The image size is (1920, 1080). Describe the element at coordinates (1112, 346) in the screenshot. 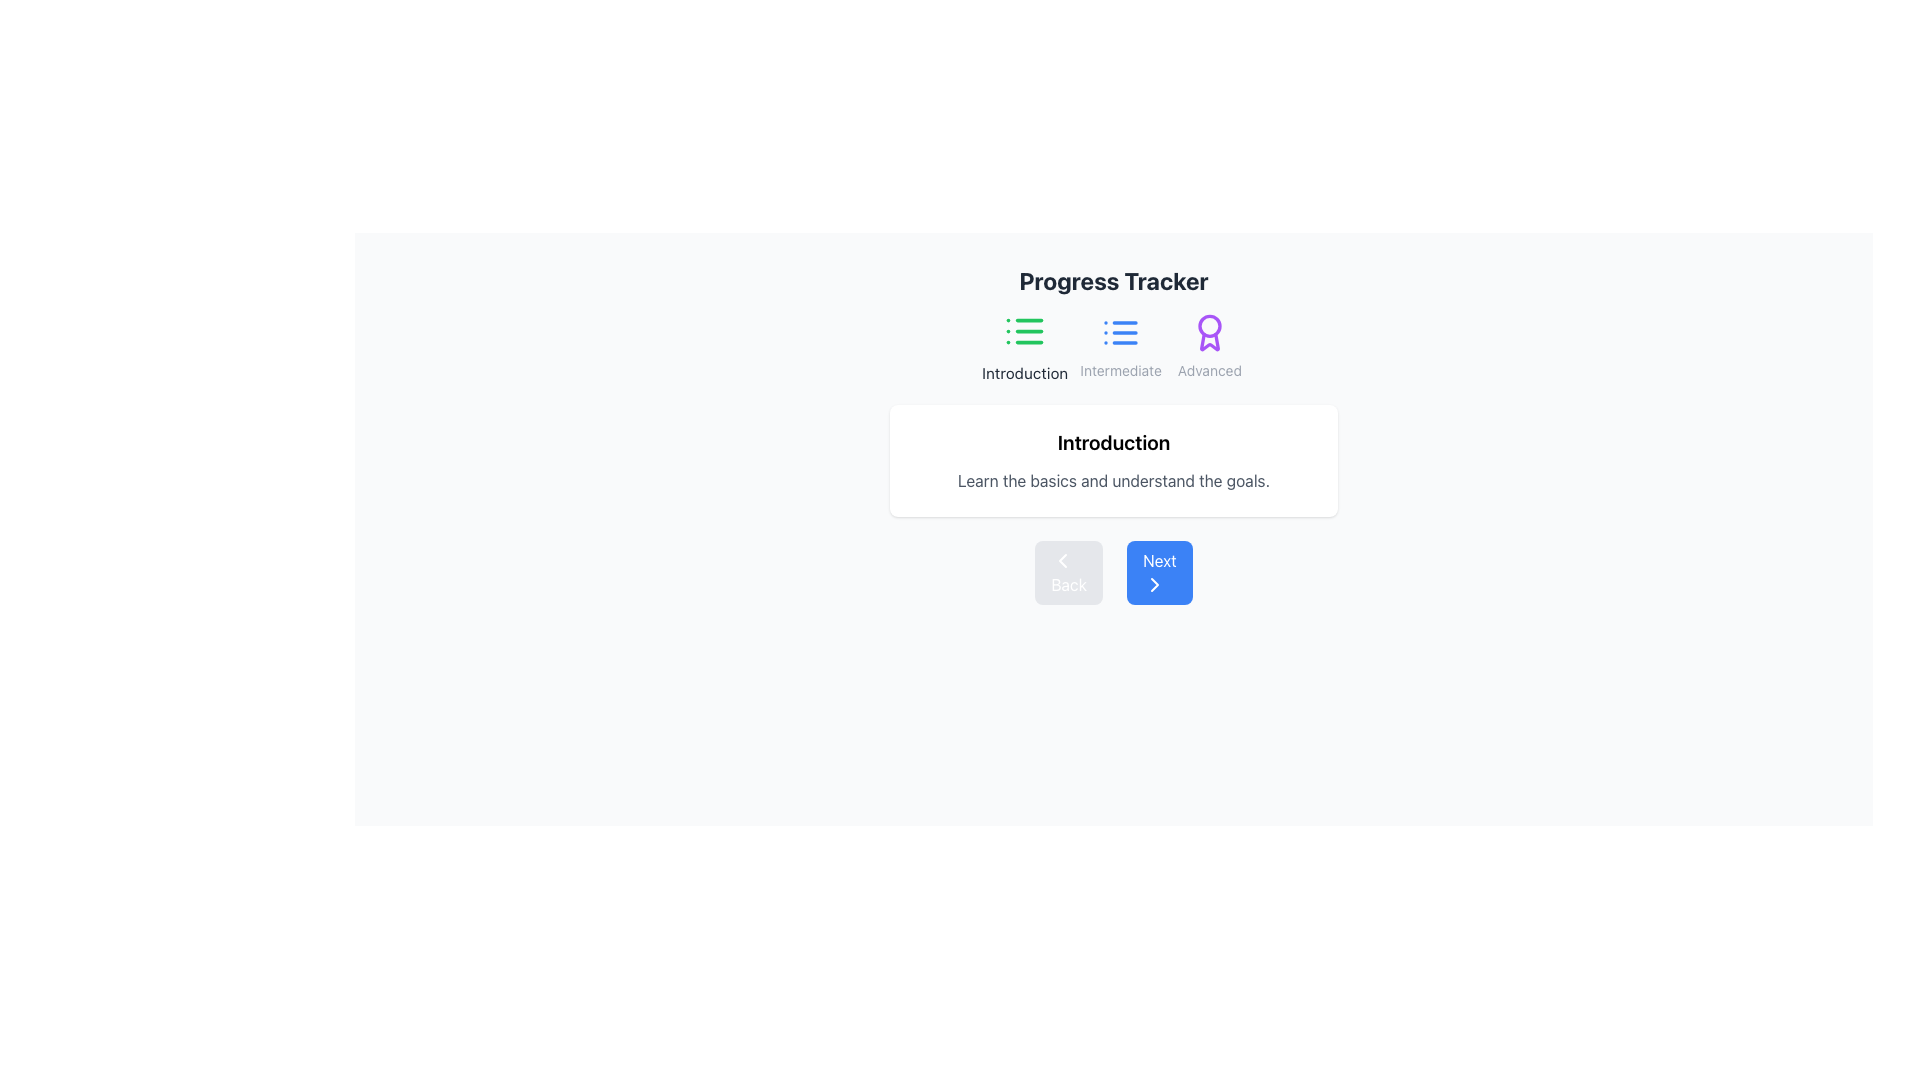

I see `the 'Intermediate' section of the Progress Tracker` at that location.